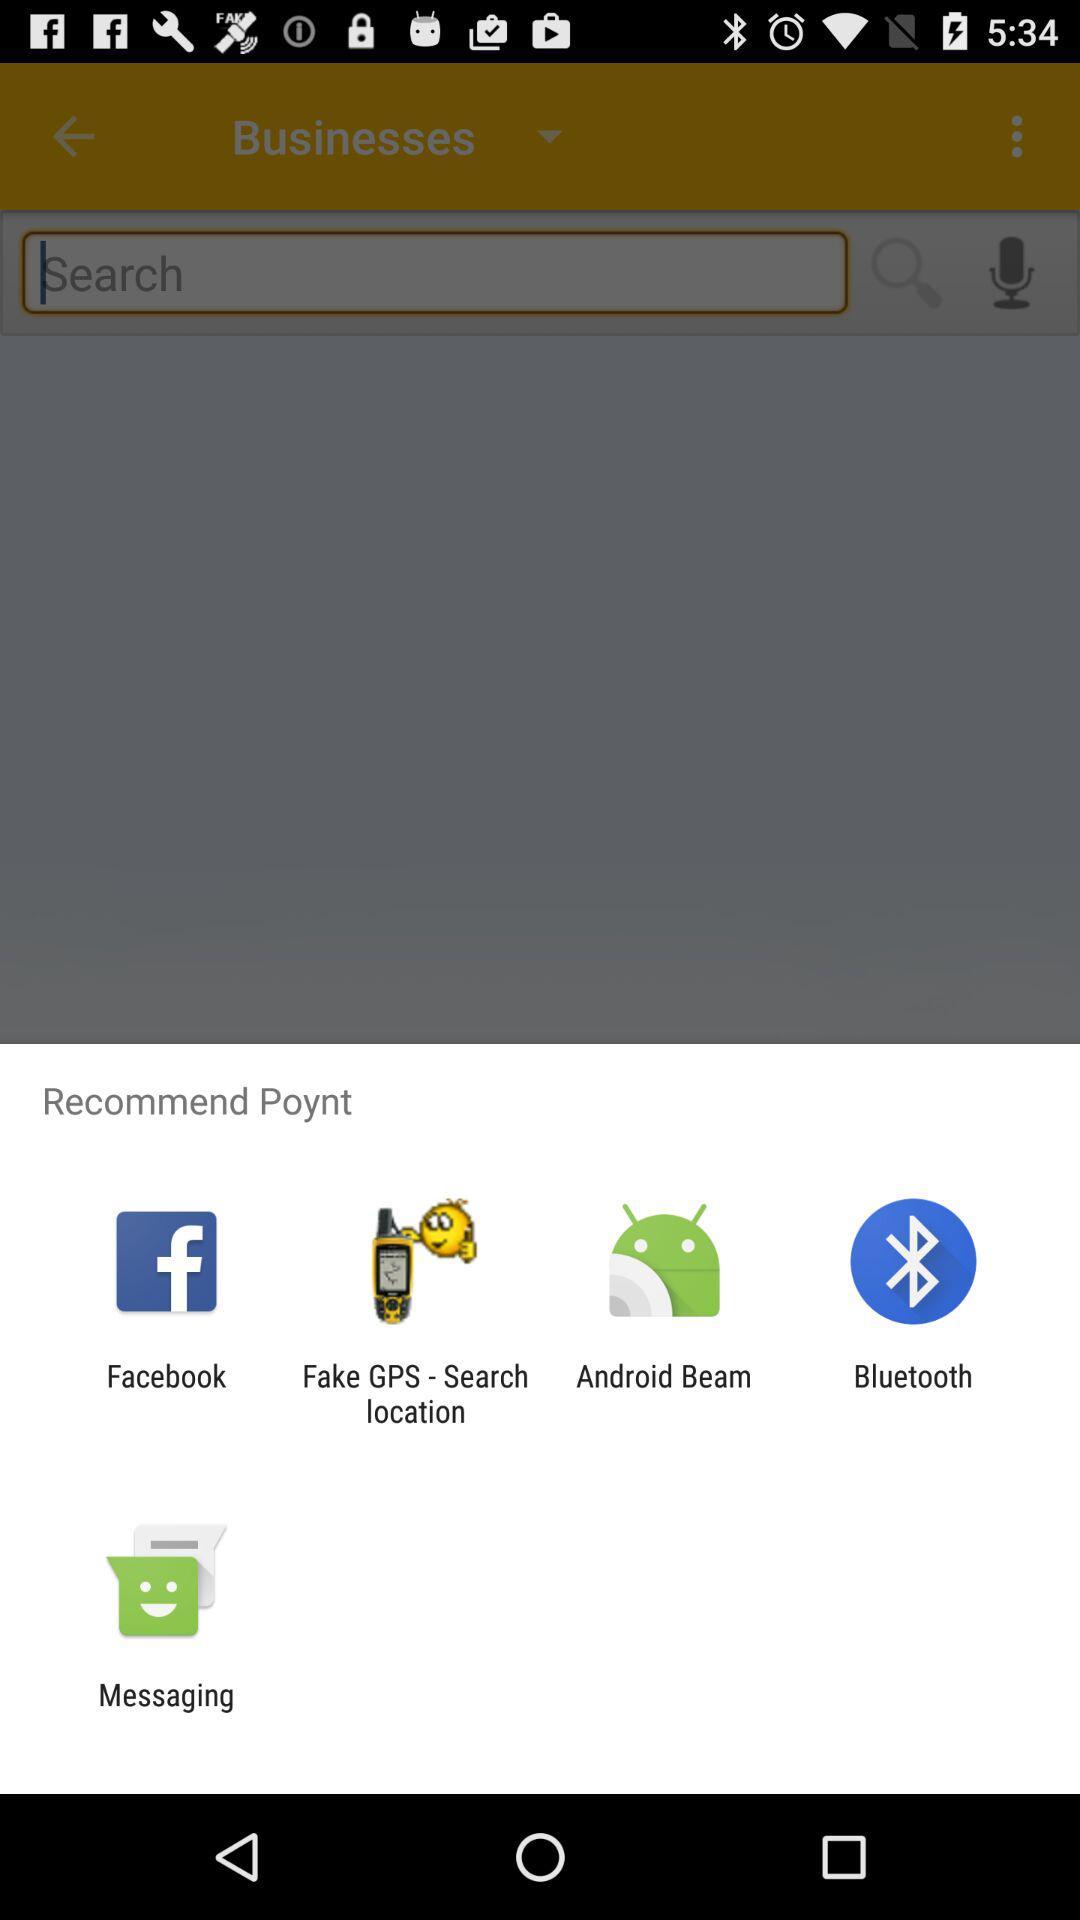 Image resolution: width=1080 pixels, height=1920 pixels. I want to click on app next to android beam, so click(414, 1392).